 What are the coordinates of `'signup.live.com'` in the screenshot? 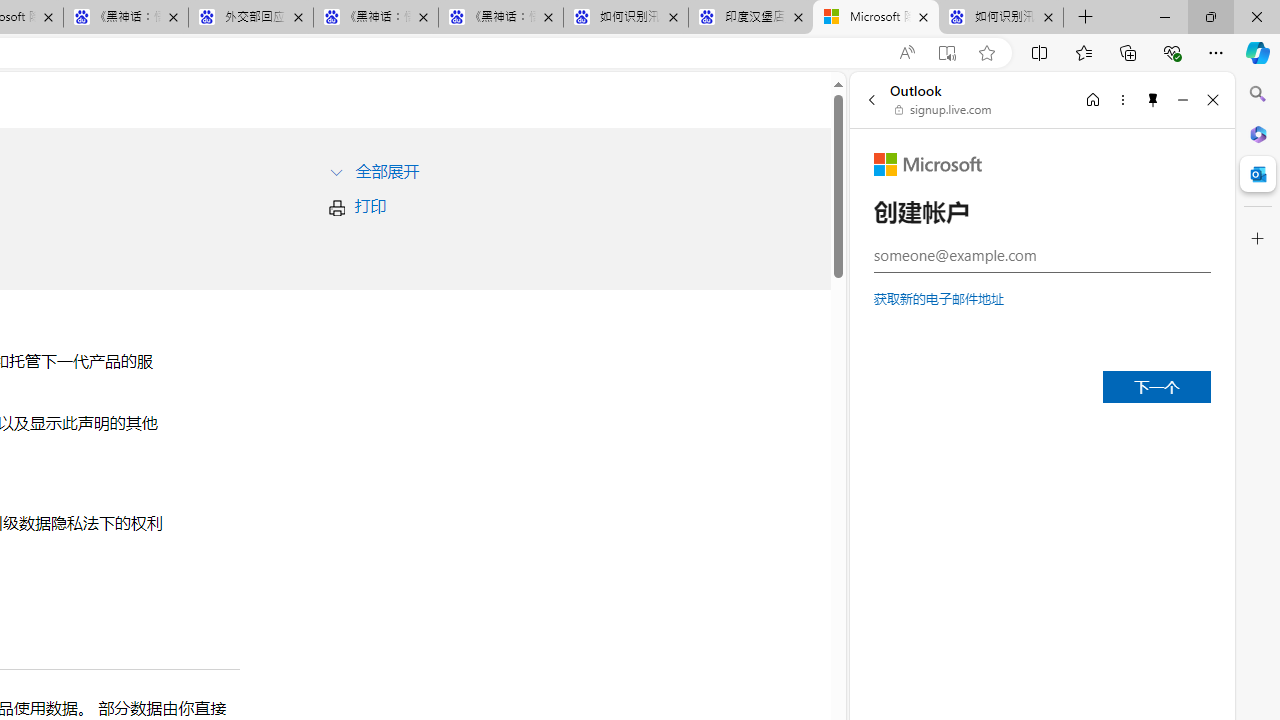 It's located at (943, 110).